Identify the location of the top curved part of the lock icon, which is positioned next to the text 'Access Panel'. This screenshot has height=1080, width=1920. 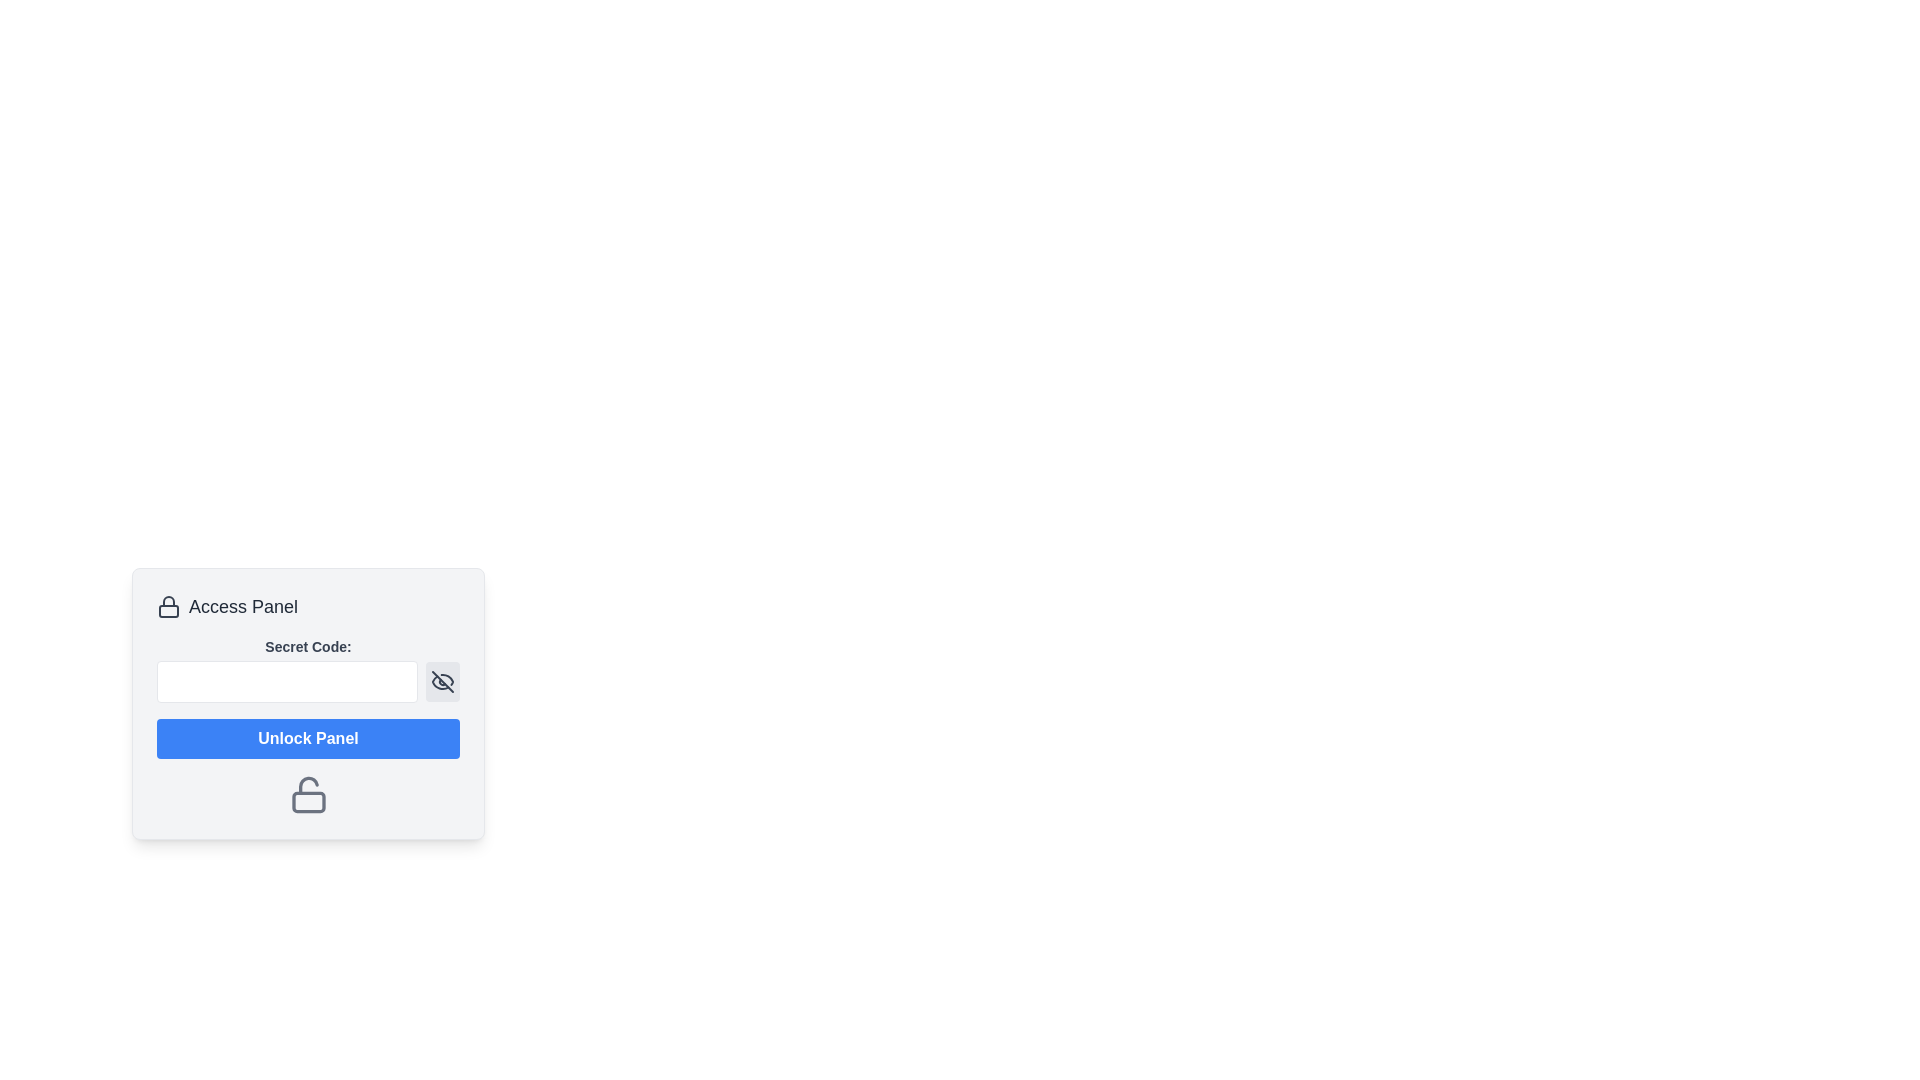
(168, 600).